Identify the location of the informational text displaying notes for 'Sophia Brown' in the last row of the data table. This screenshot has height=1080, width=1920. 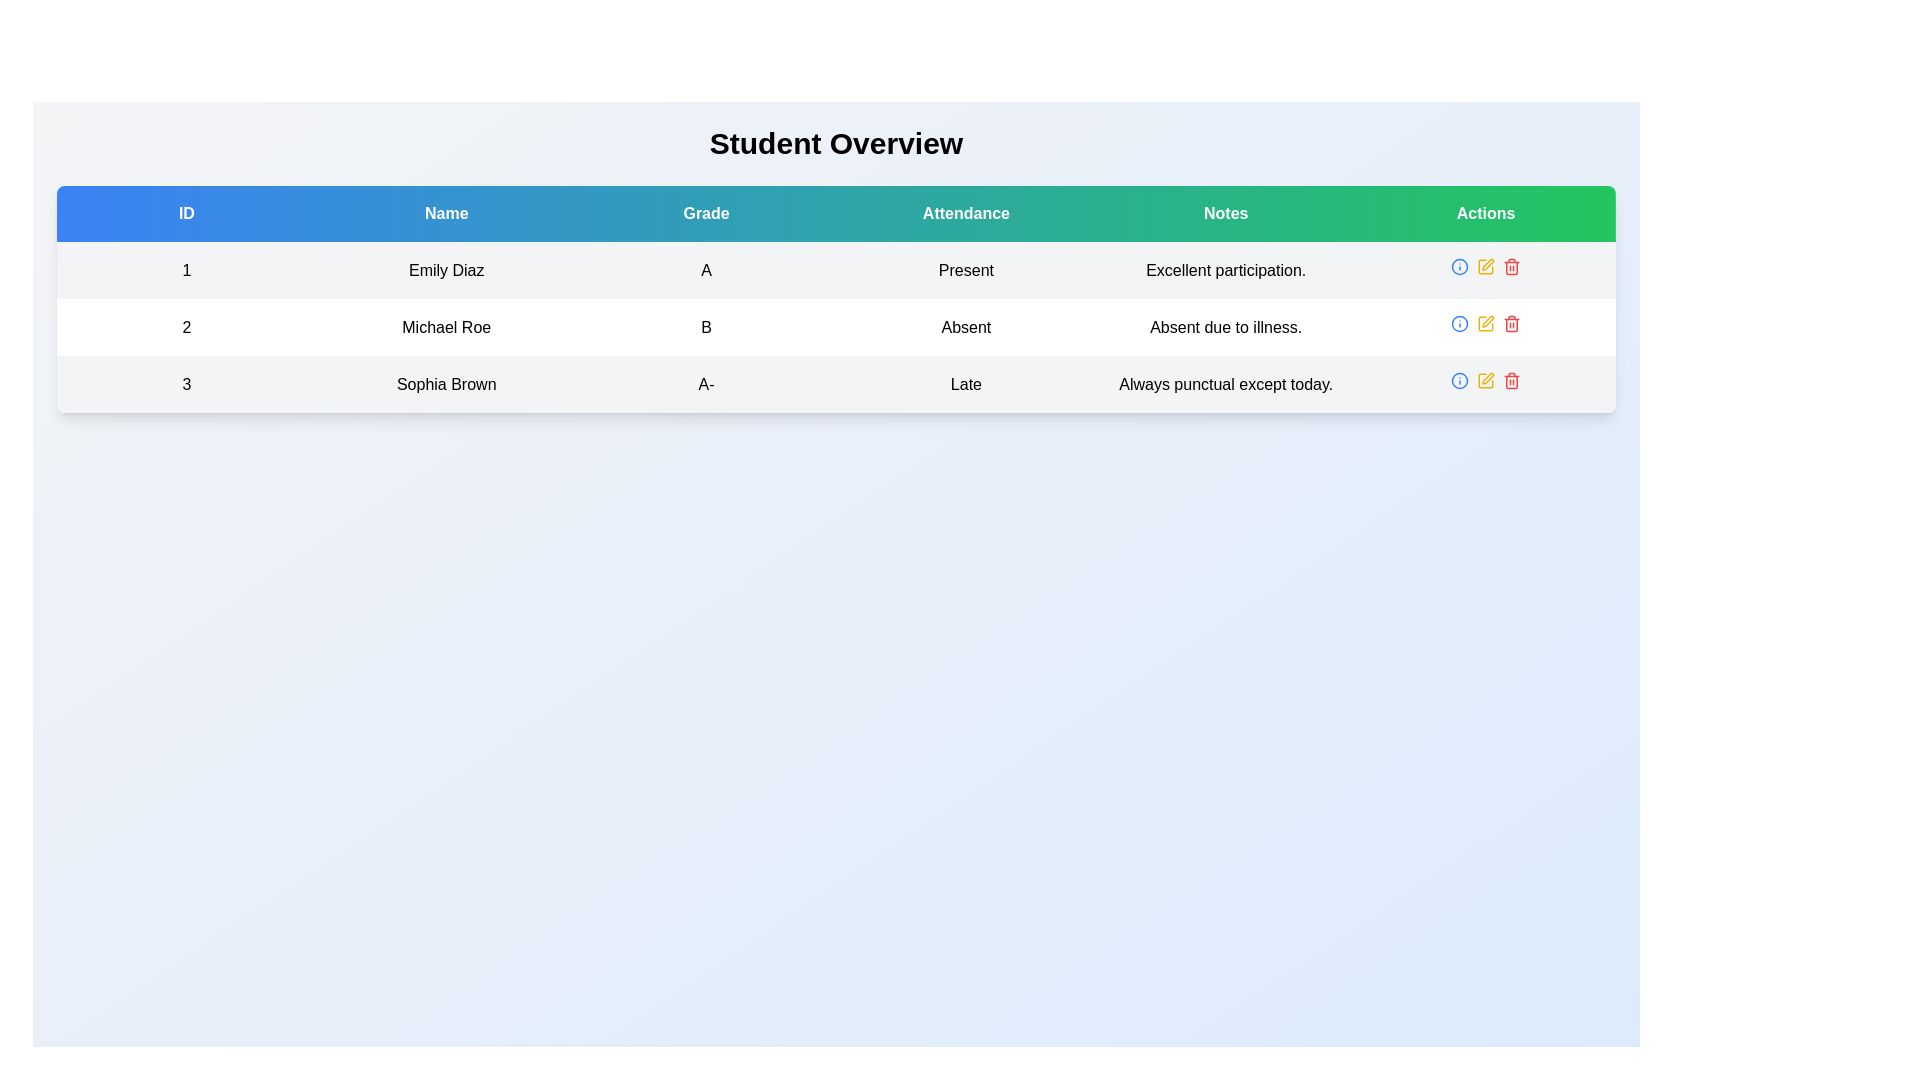
(1225, 384).